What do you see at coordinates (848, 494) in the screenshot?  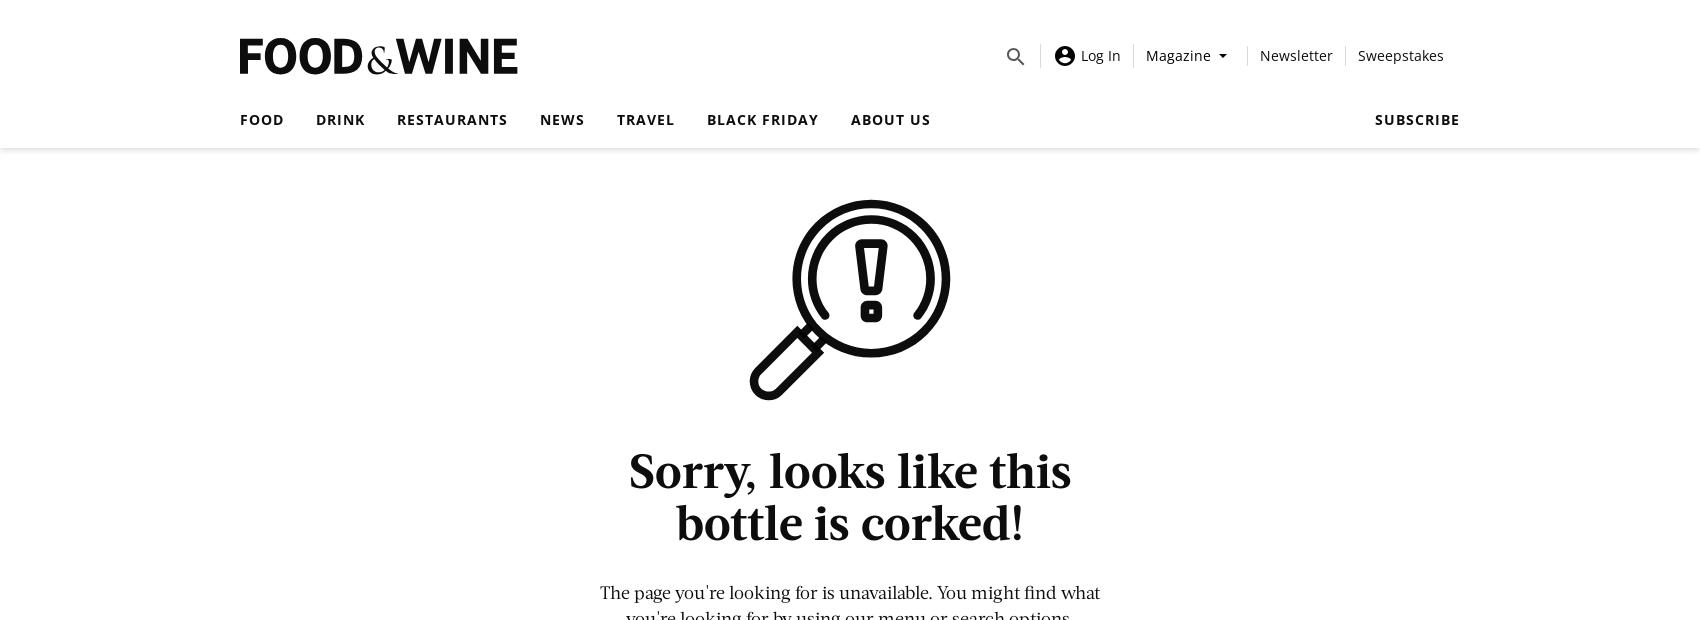 I see `'Sorry, looks like this bottle is corked!'` at bounding box center [848, 494].